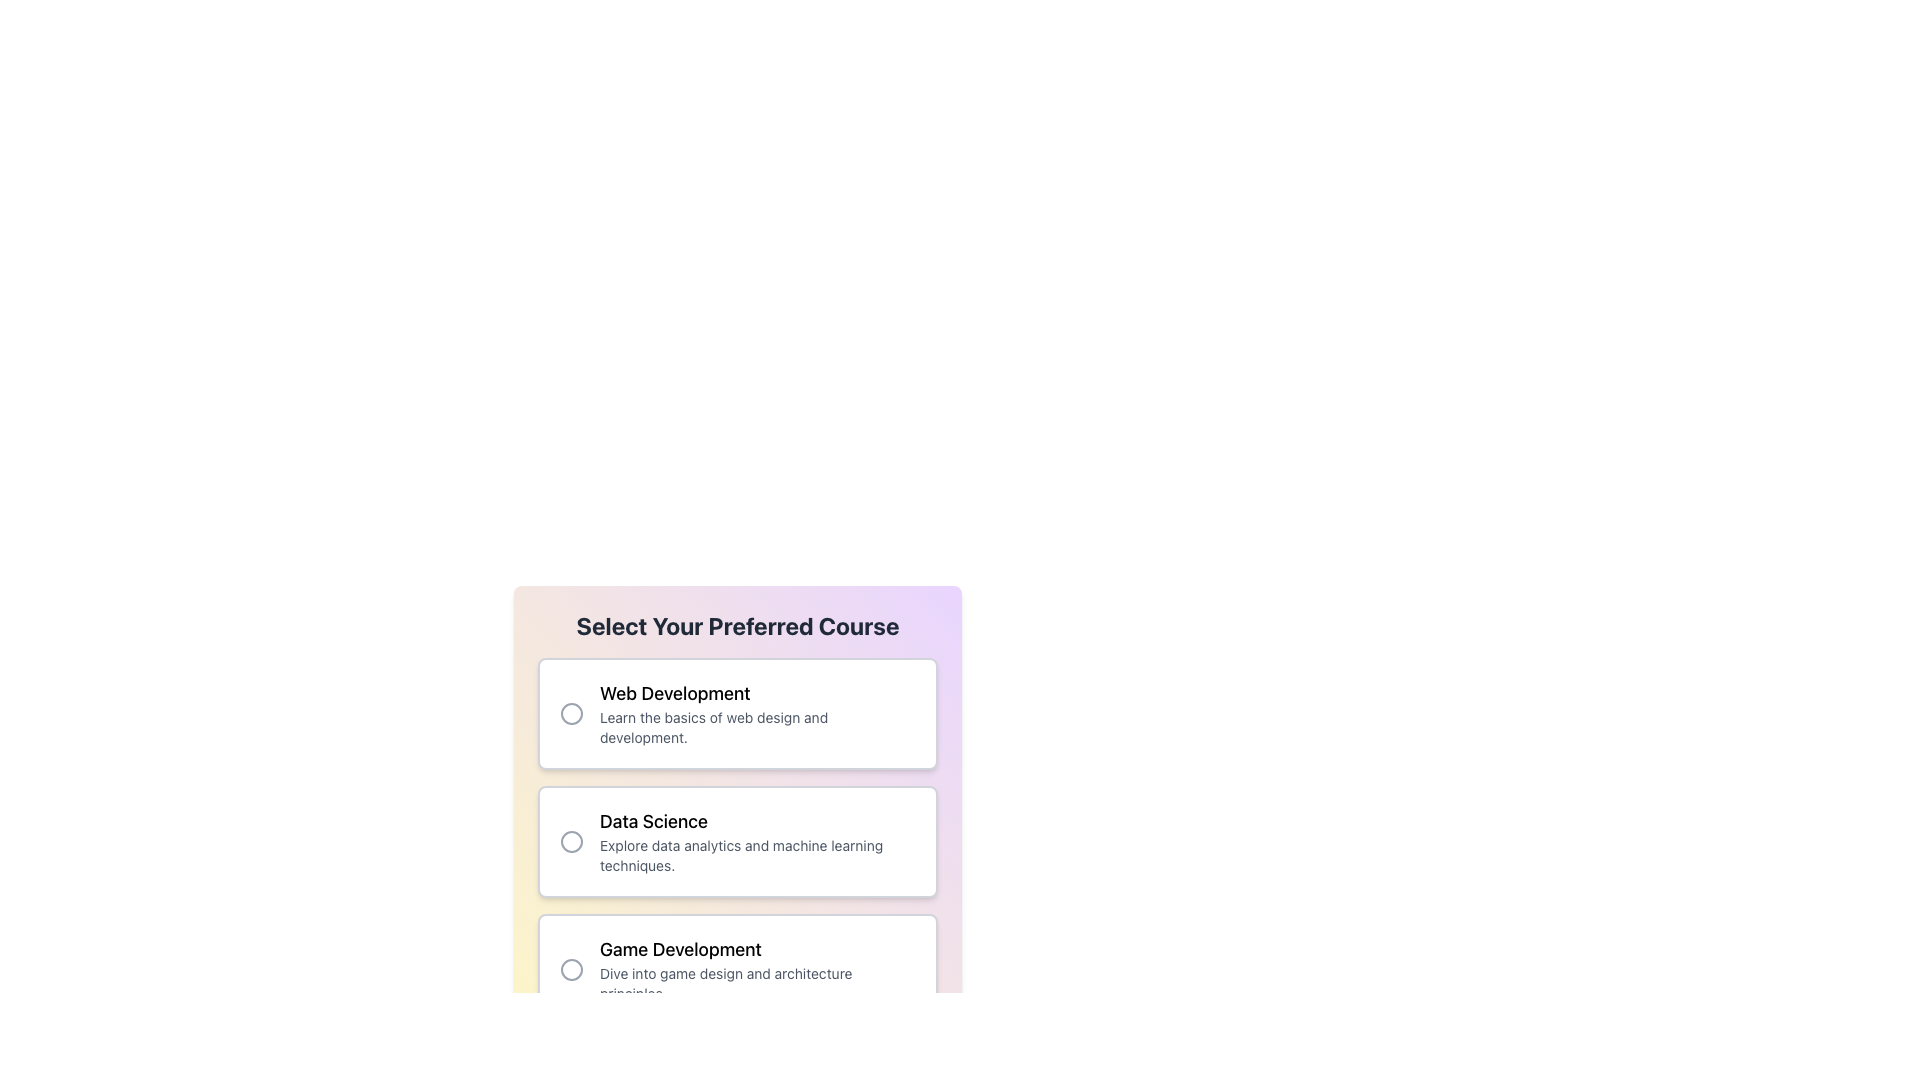 The width and height of the screenshot is (1920, 1080). What do you see at coordinates (570, 712) in the screenshot?
I see `the unselected SVG Circle Element representing the 'Web Development' course option in the selection panel` at bounding box center [570, 712].